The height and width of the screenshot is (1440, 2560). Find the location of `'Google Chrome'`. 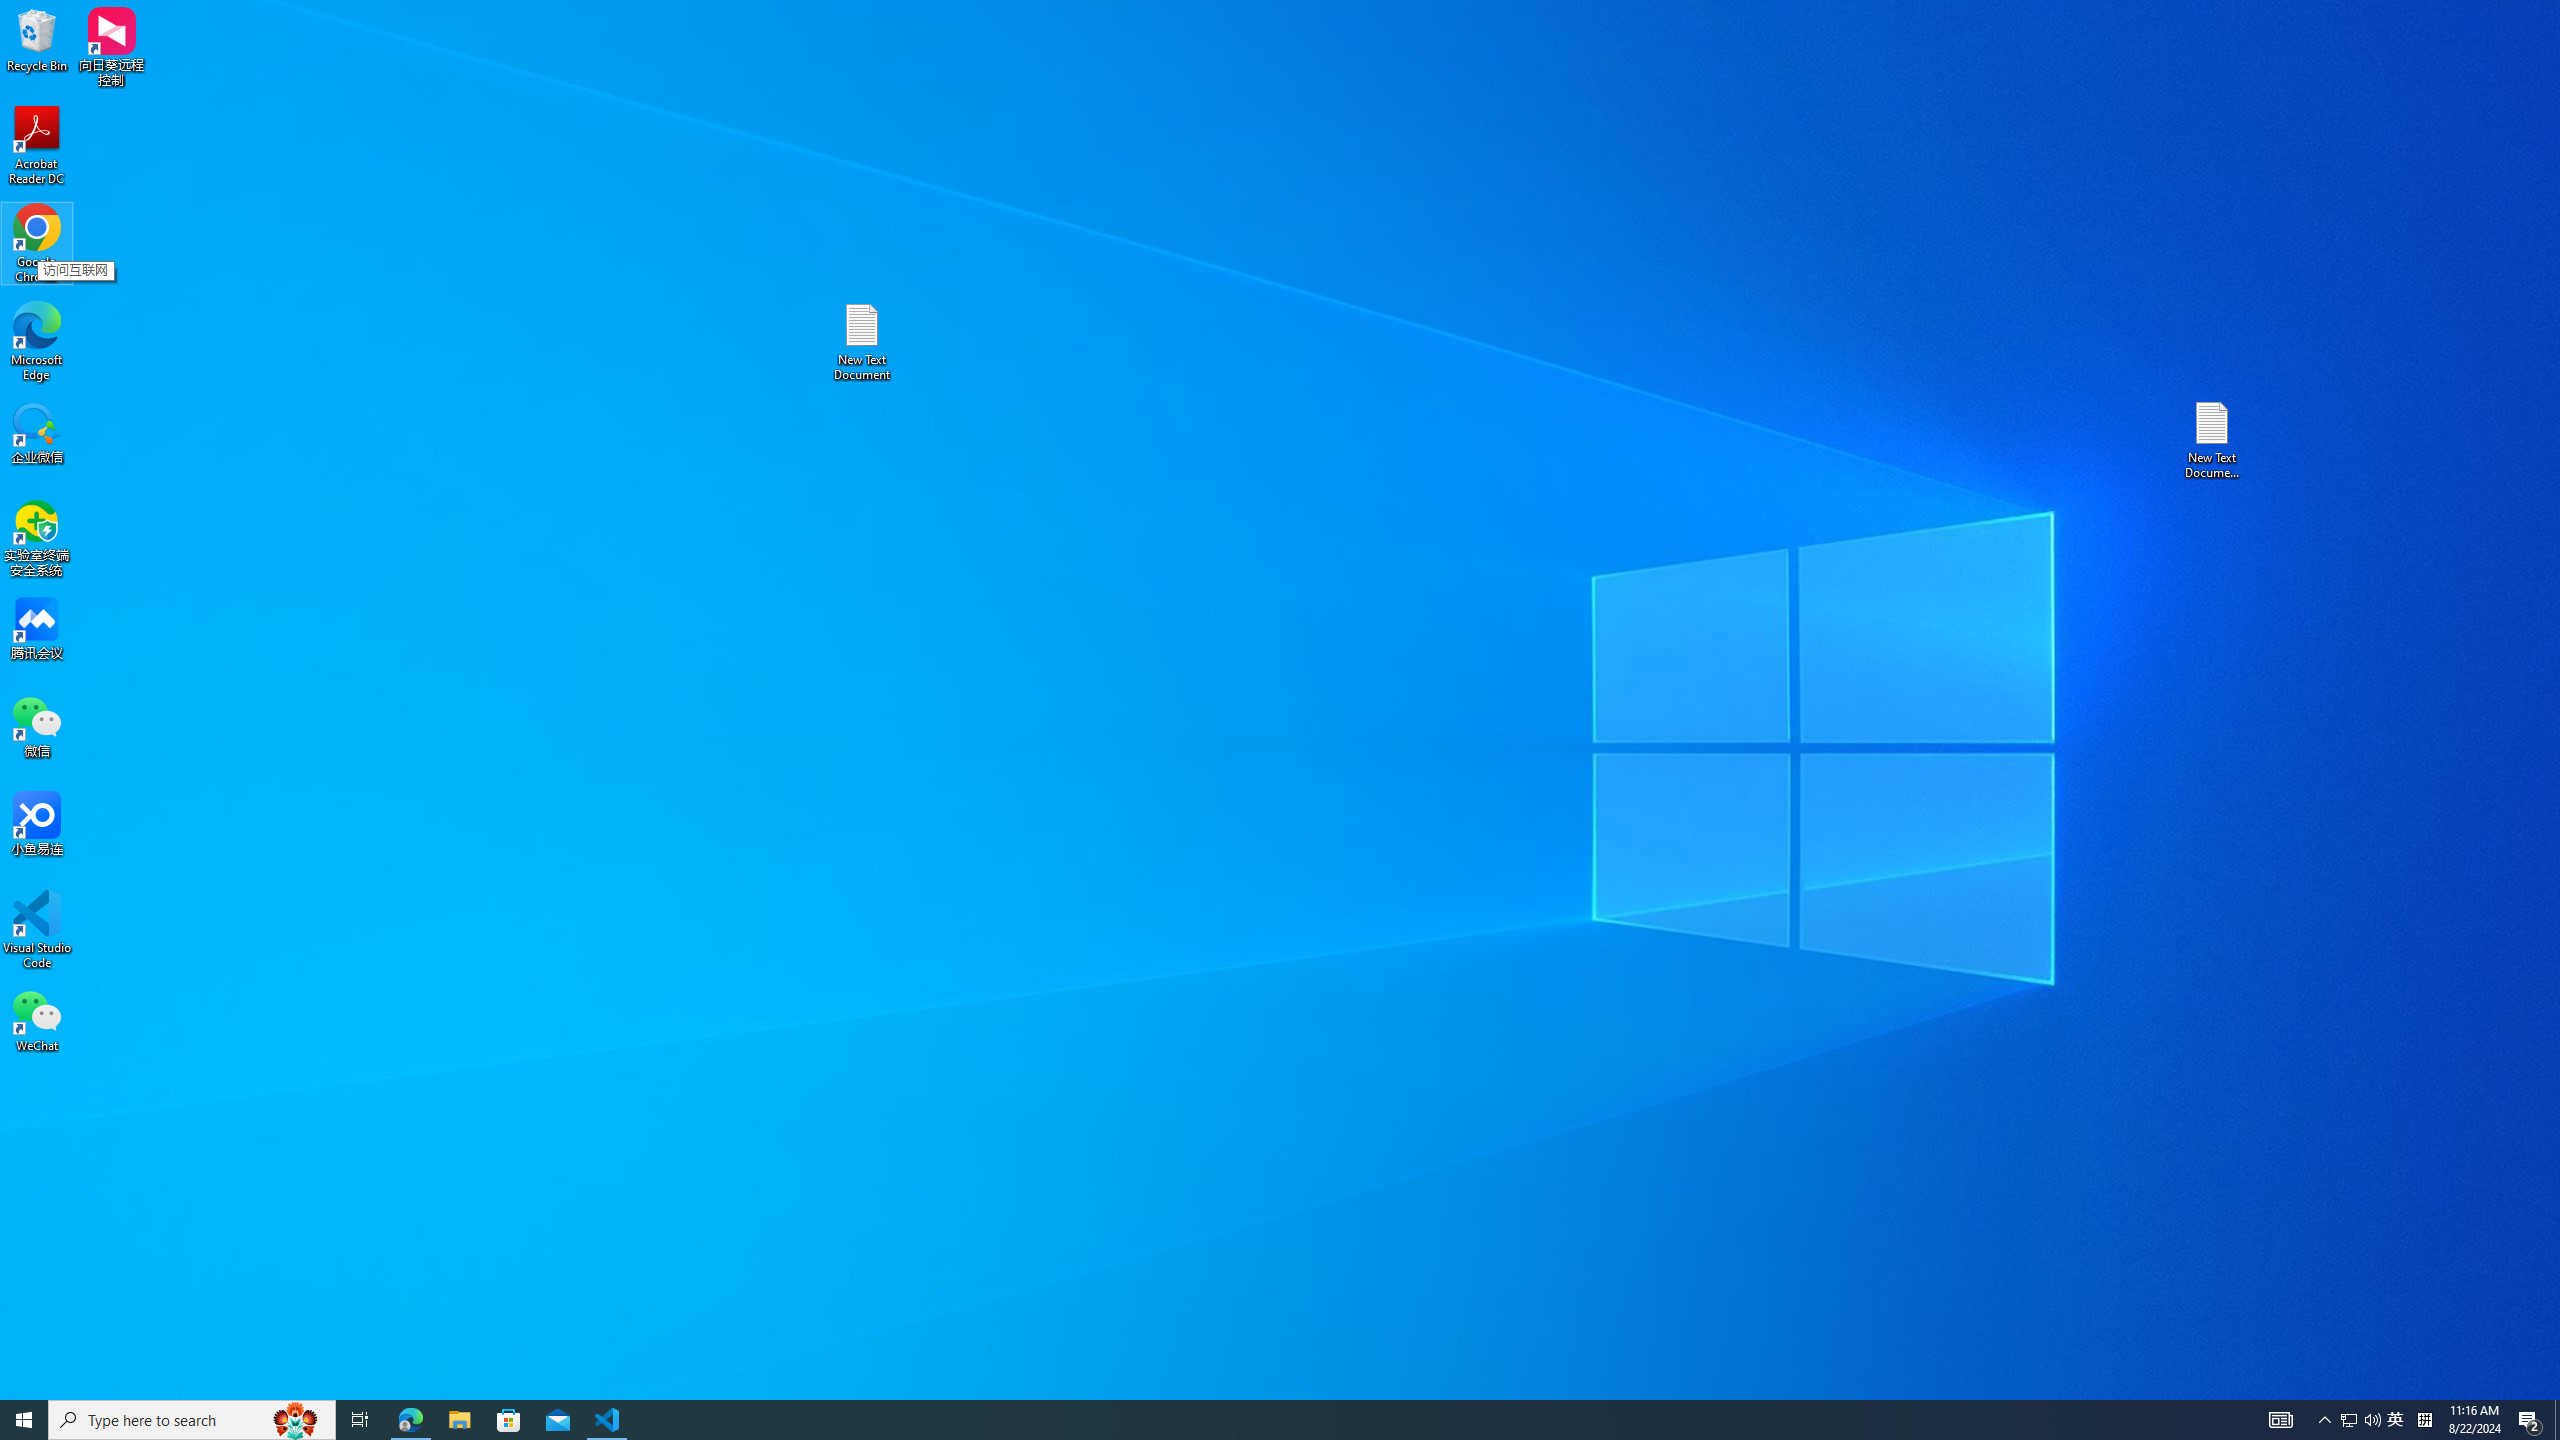

'Google Chrome' is located at coordinates (36, 244).